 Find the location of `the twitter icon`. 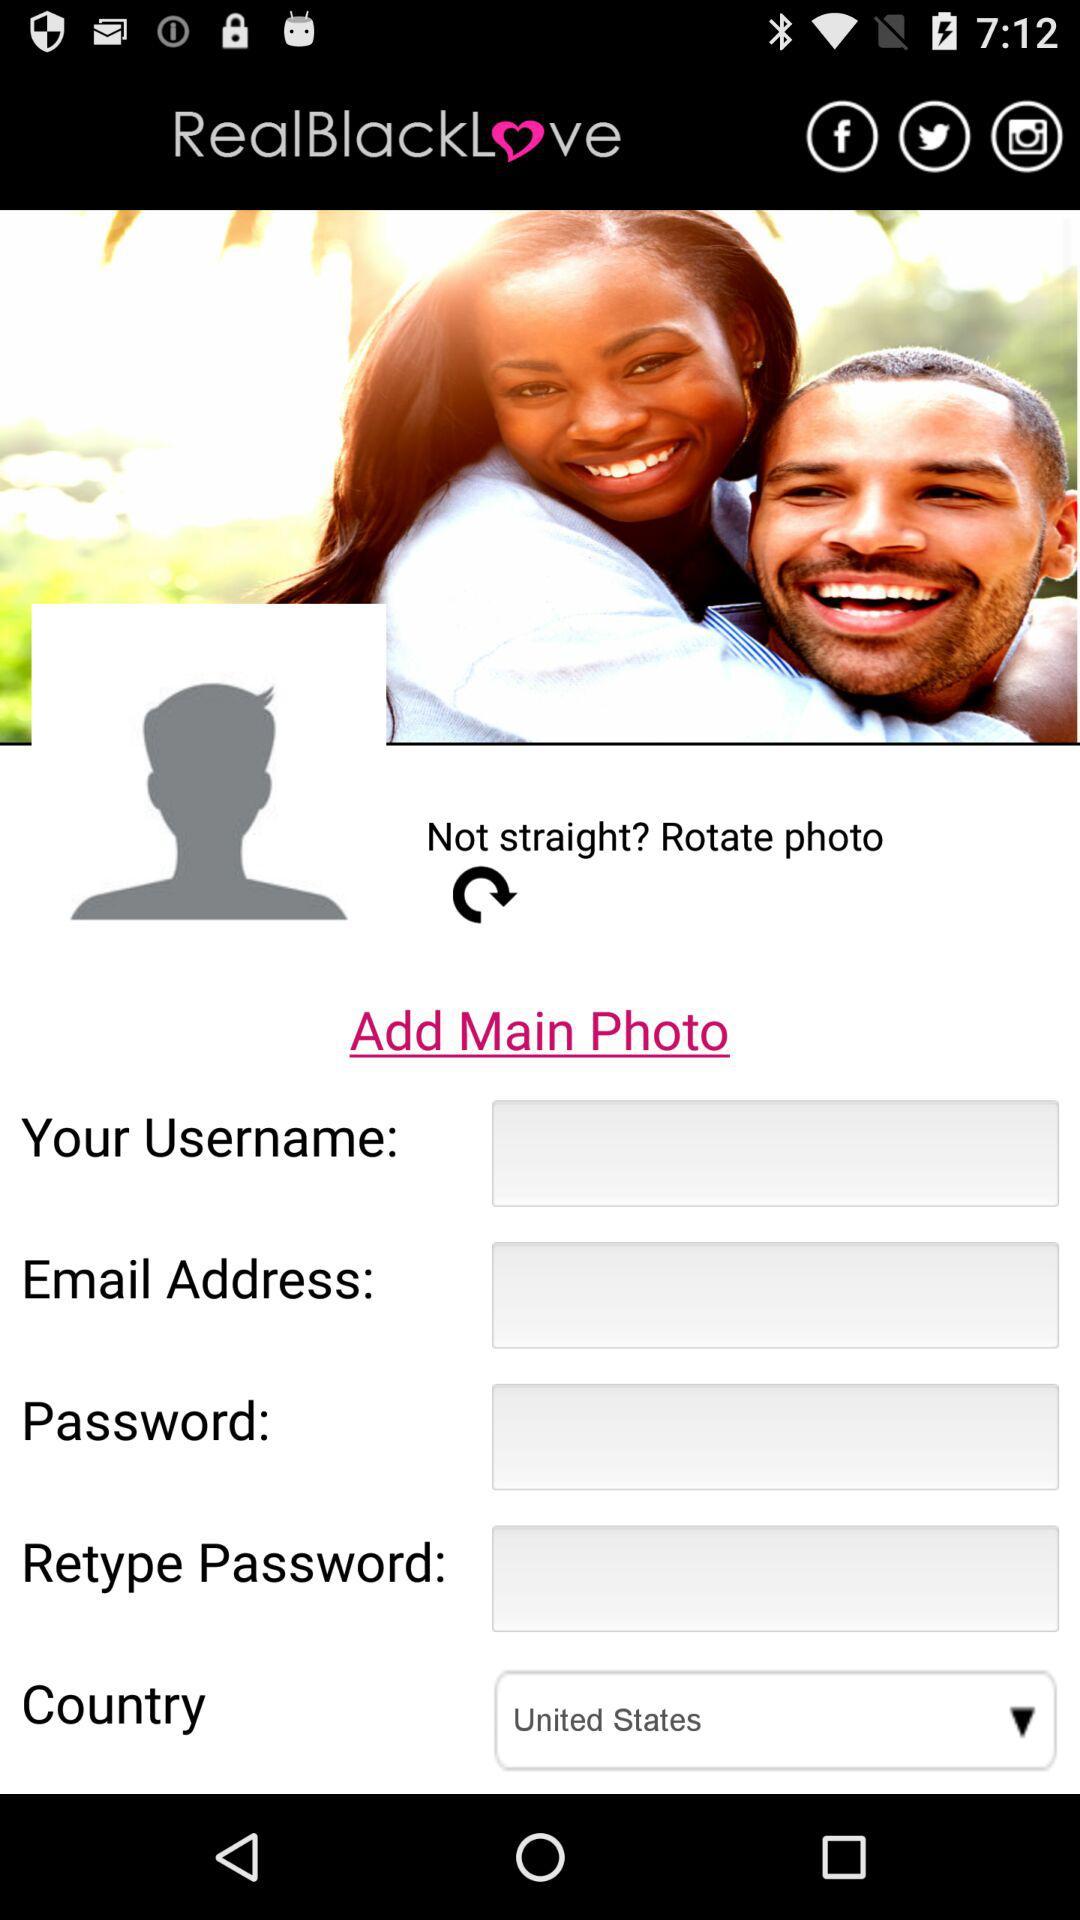

the twitter icon is located at coordinates (934, 144).